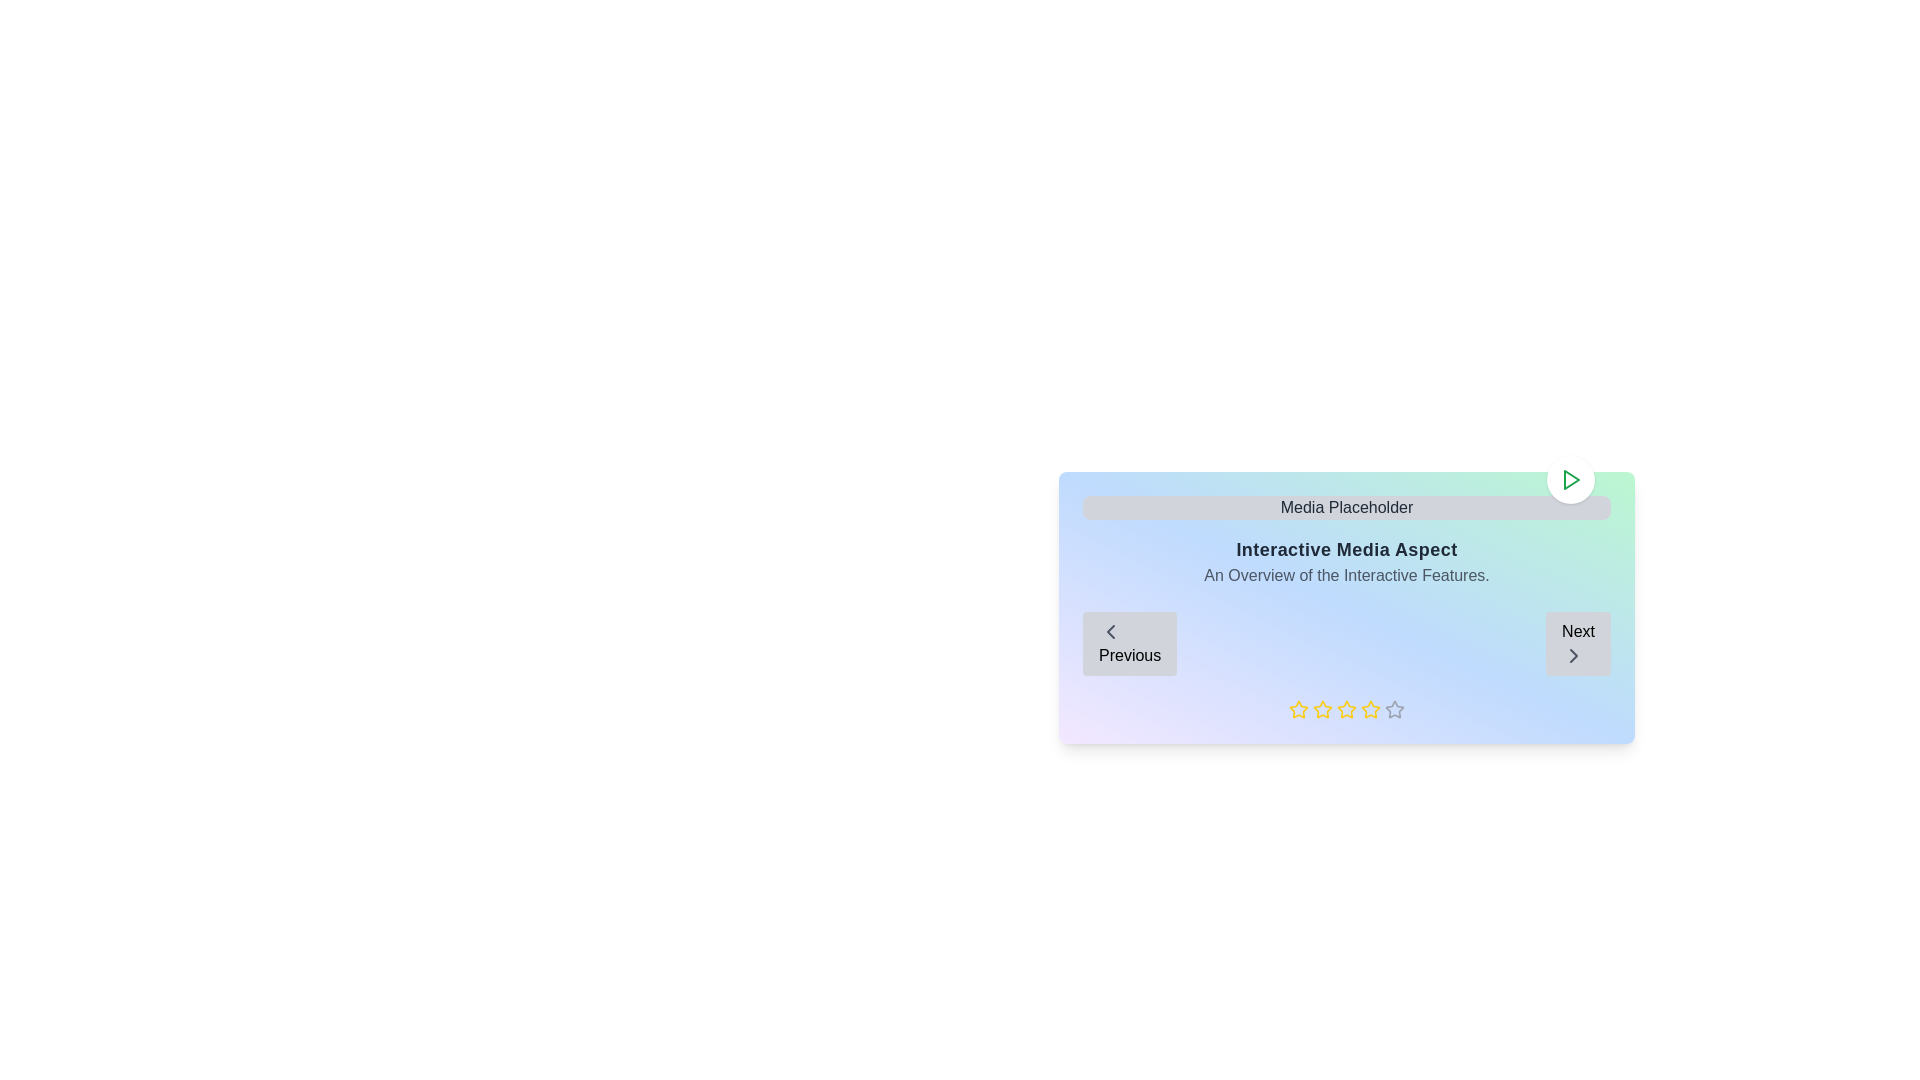  What do you see at coordinates (1347, 507) in the screenshot?
I see `the Placeholder component that serves as a visual cue for media content, located above the 'Interactive Media Aspect' header` at bounding box center [1347, 507].